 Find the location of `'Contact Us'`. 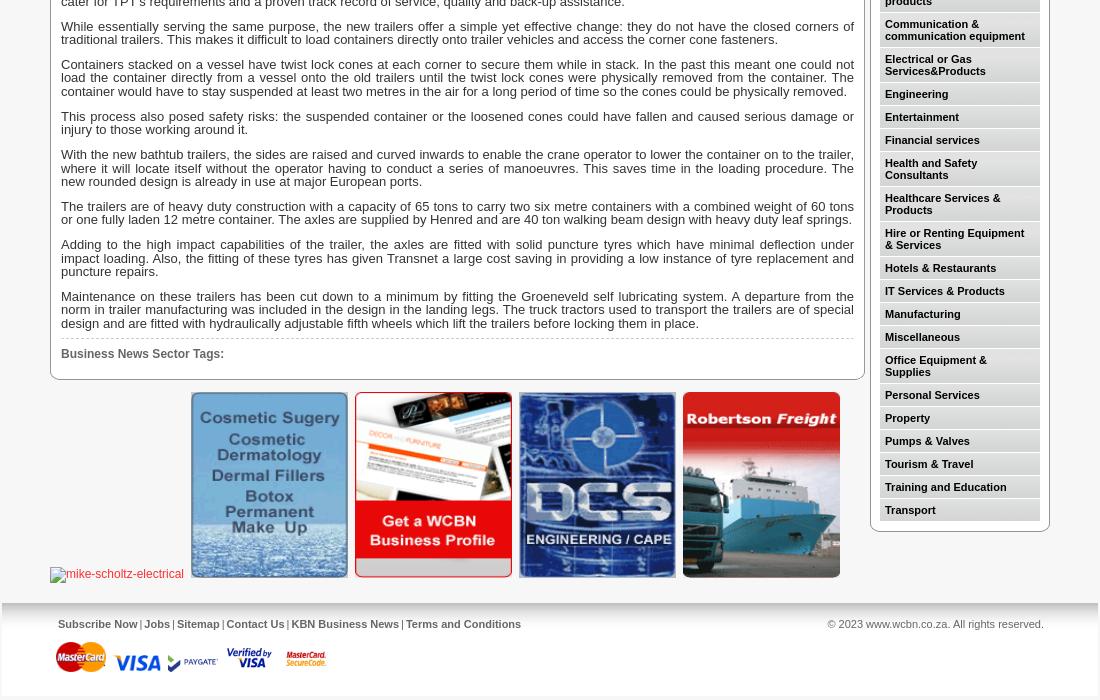

'Contact Us' is located at coordinates (254, 623).